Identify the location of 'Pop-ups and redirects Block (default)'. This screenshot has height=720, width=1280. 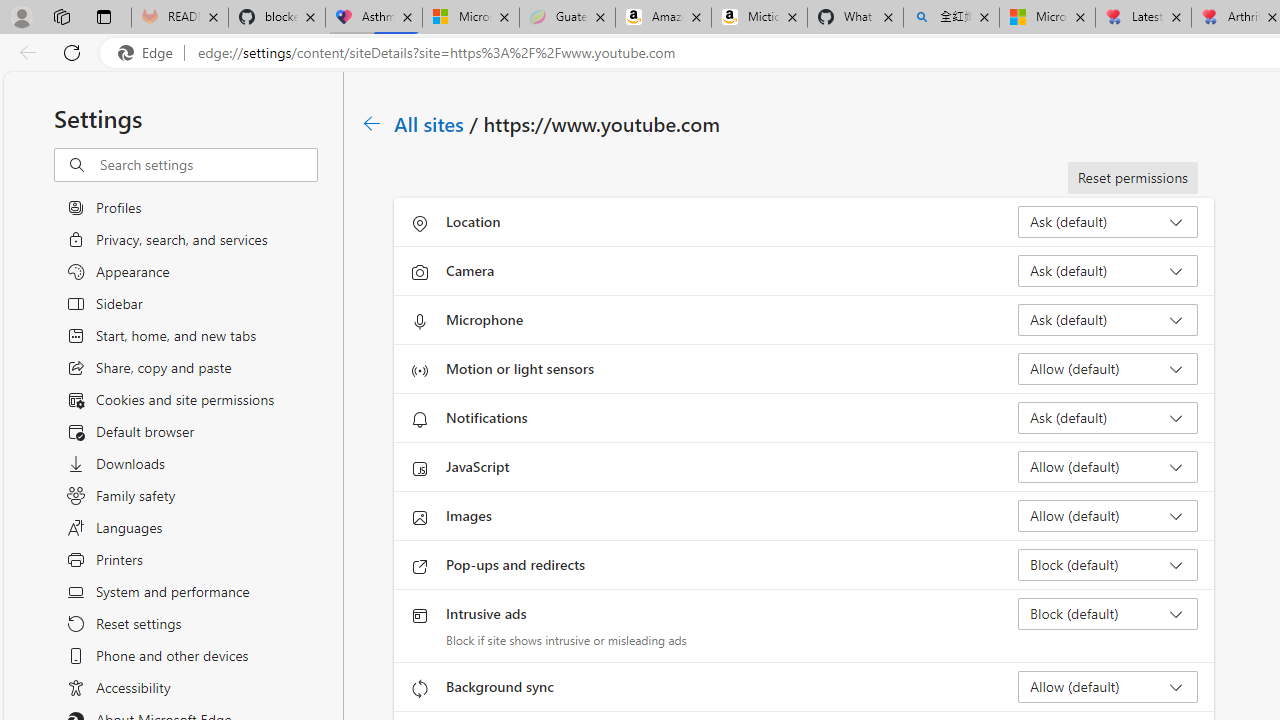
(1106, 564).